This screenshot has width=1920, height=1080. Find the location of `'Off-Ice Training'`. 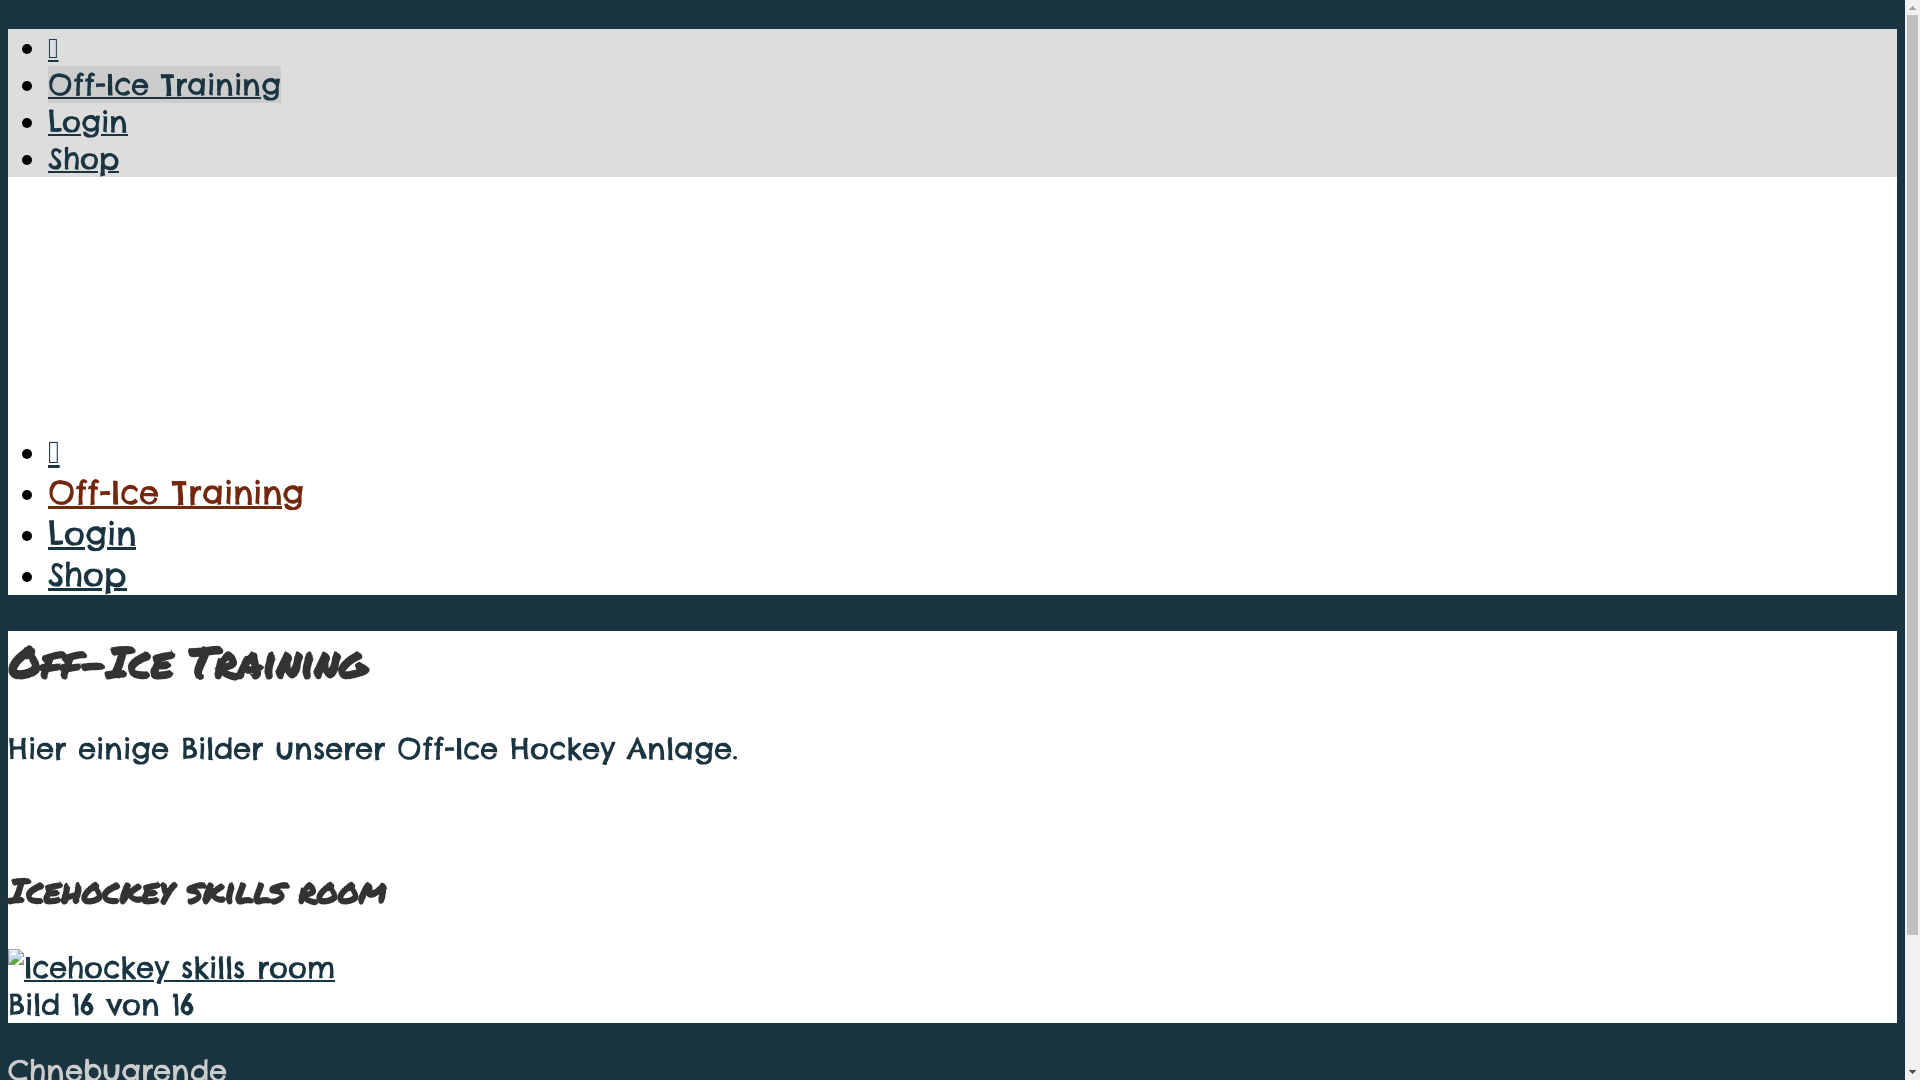

'Off-Ice Training' is located at coordinates (164, 83).